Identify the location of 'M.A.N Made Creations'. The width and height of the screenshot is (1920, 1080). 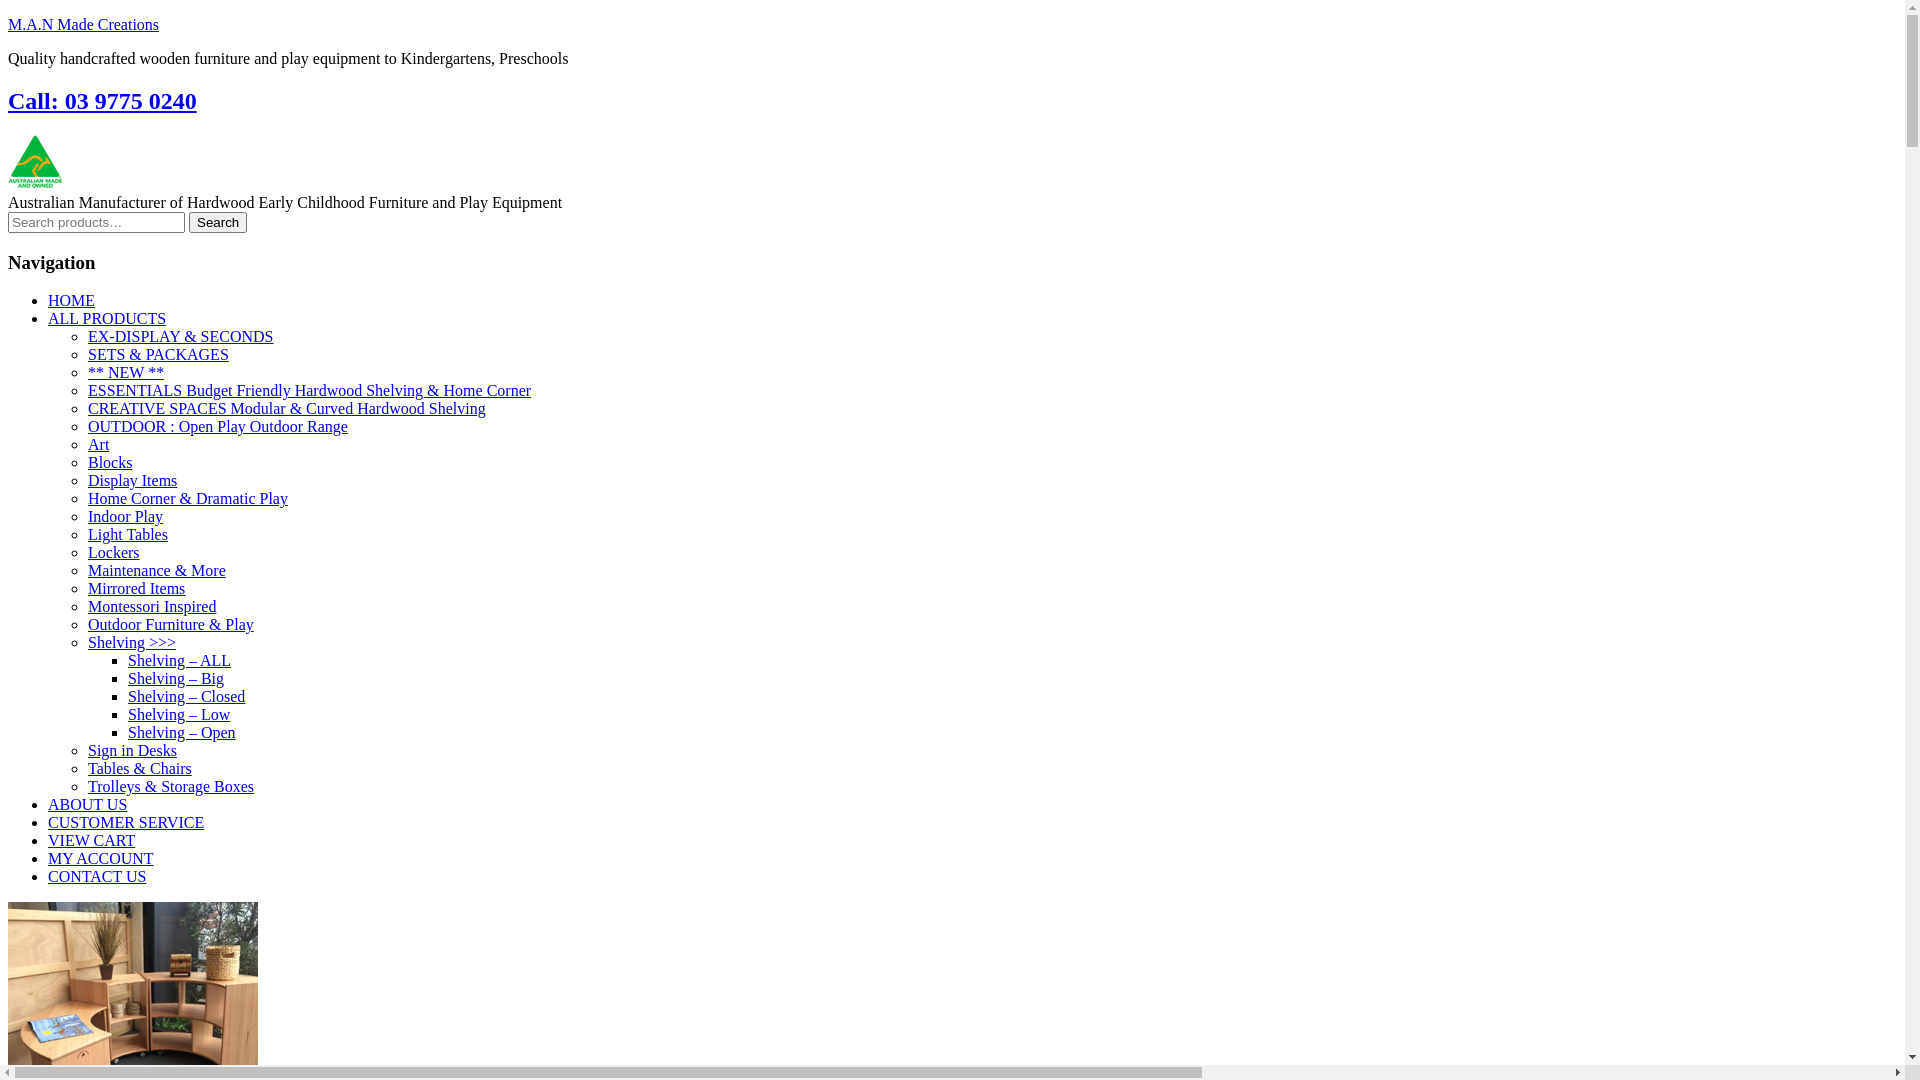
(82, 24).